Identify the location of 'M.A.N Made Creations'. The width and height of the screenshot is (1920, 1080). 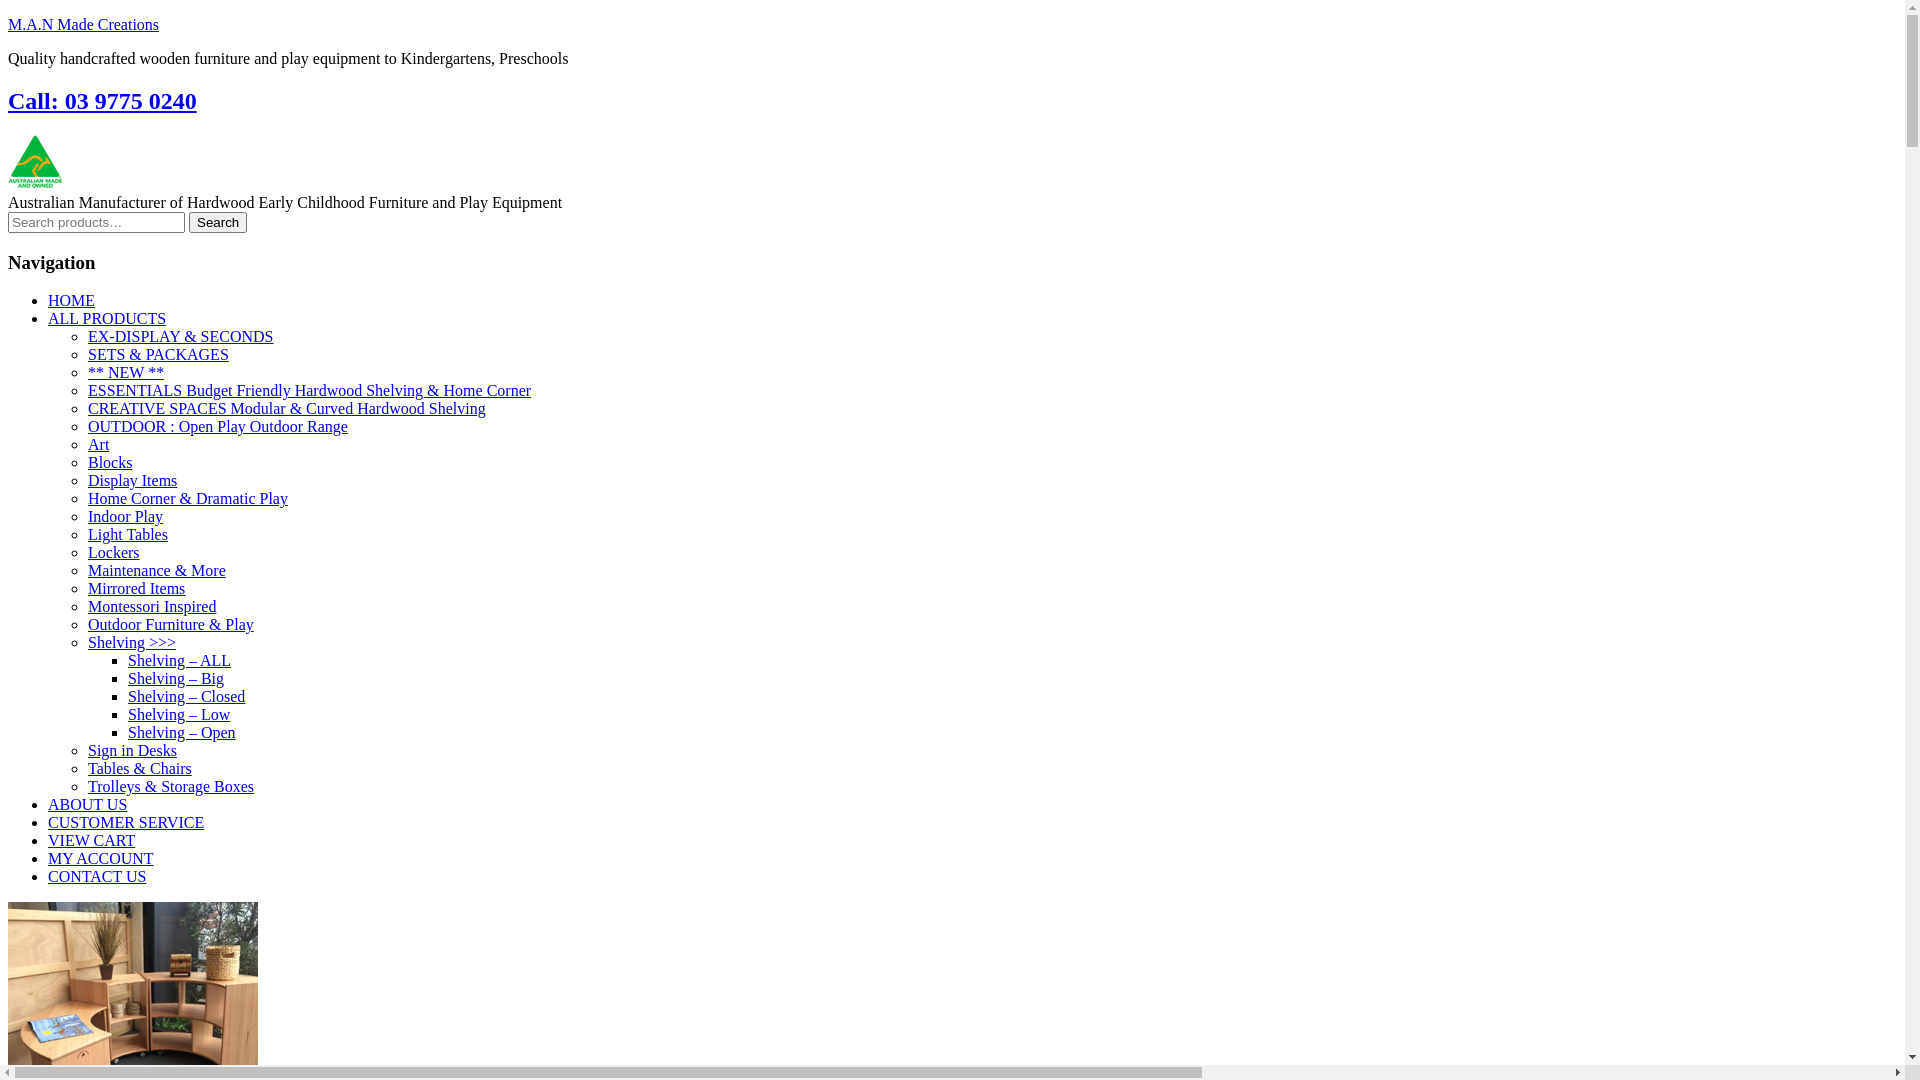
(82, 24).